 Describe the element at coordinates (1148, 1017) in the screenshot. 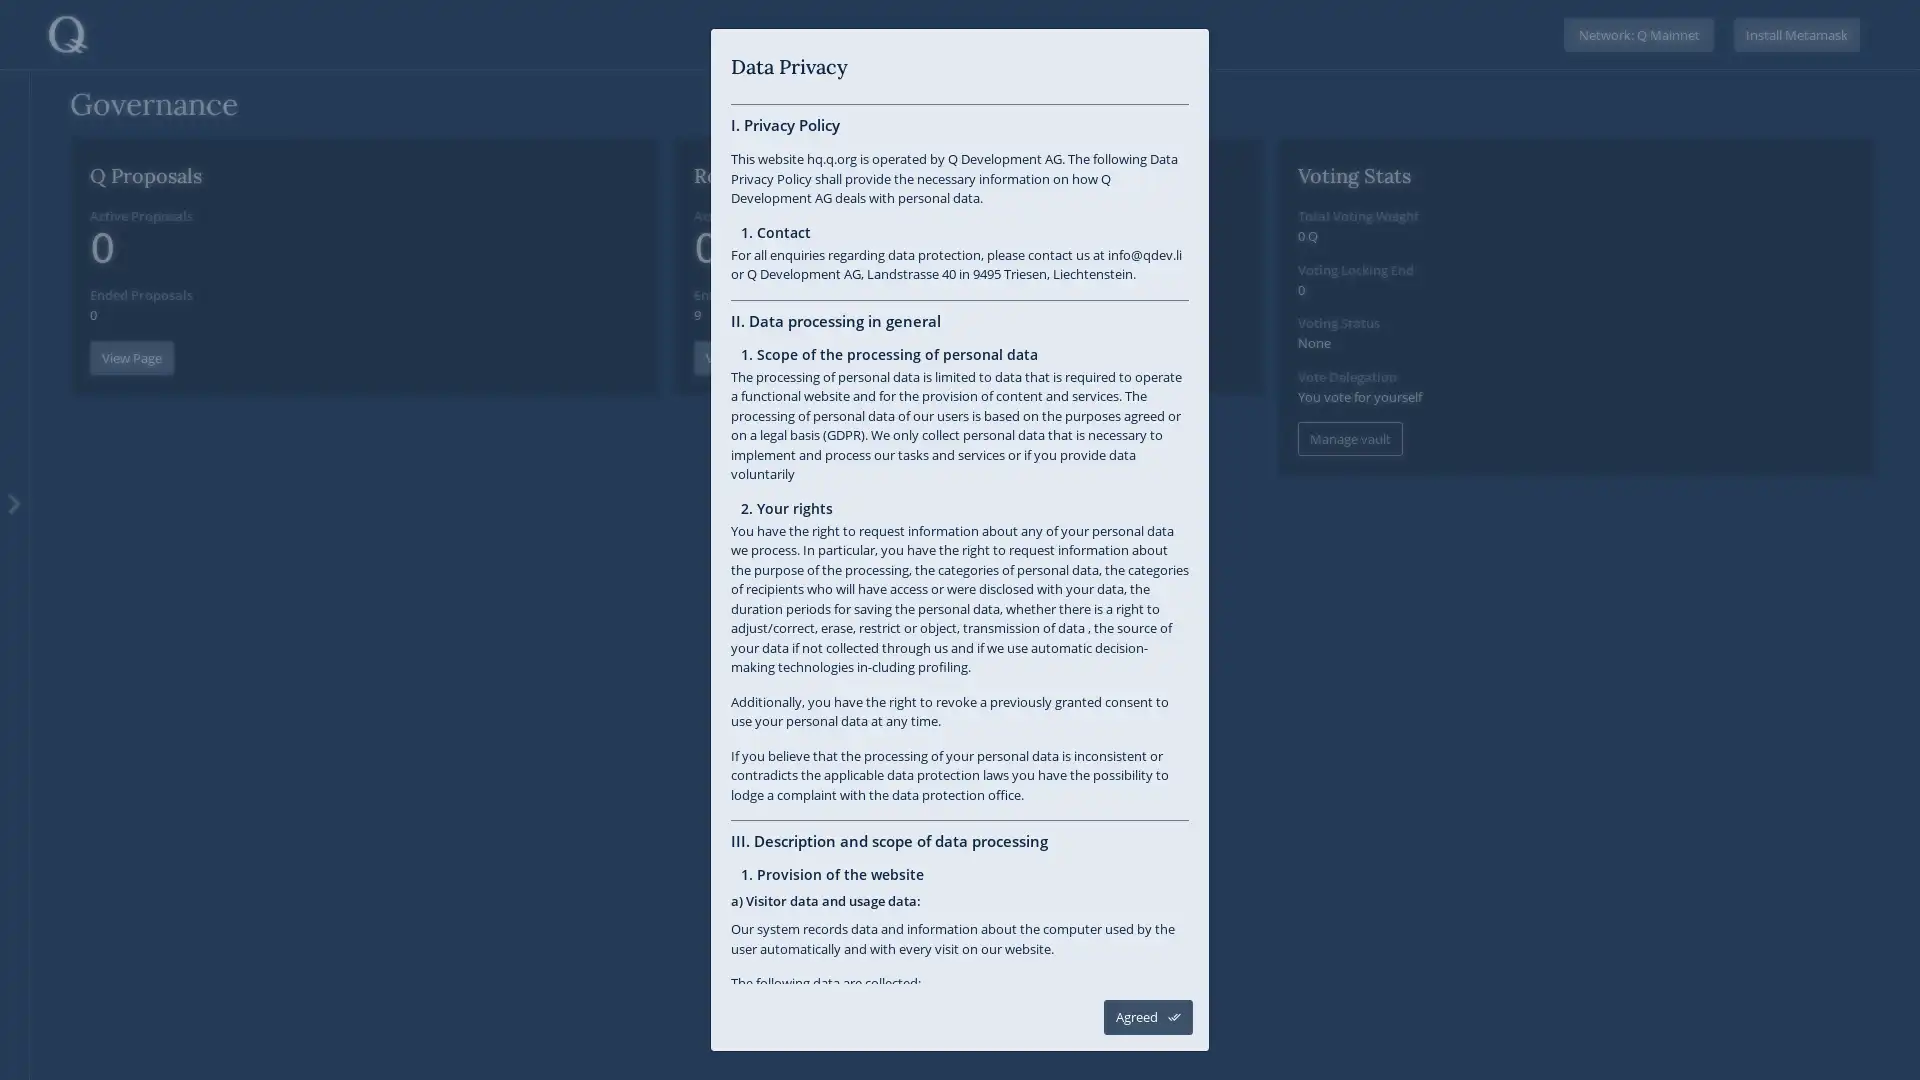

I see `Agreed` at that location.